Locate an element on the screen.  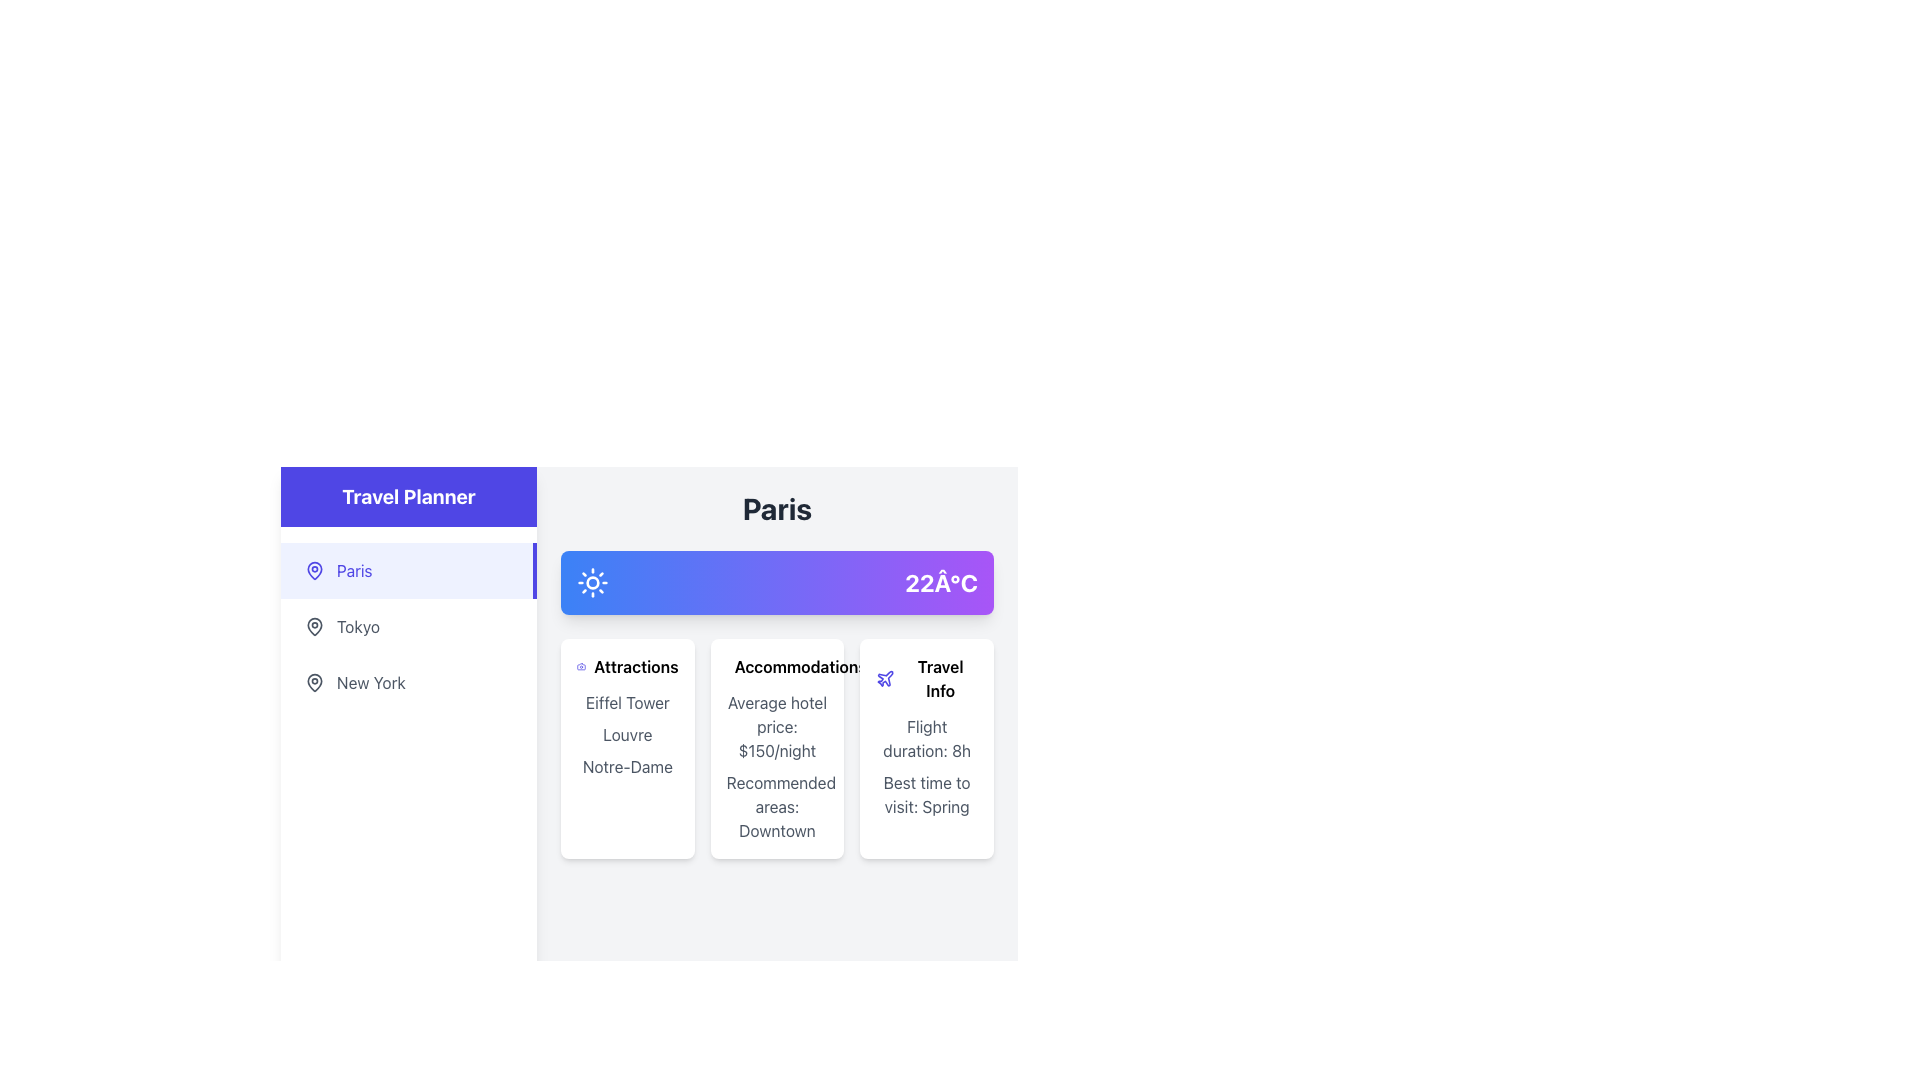
the text label displaying 'Tokyo' in the left sidebar of the application interface is located at coordinates (358, 626).